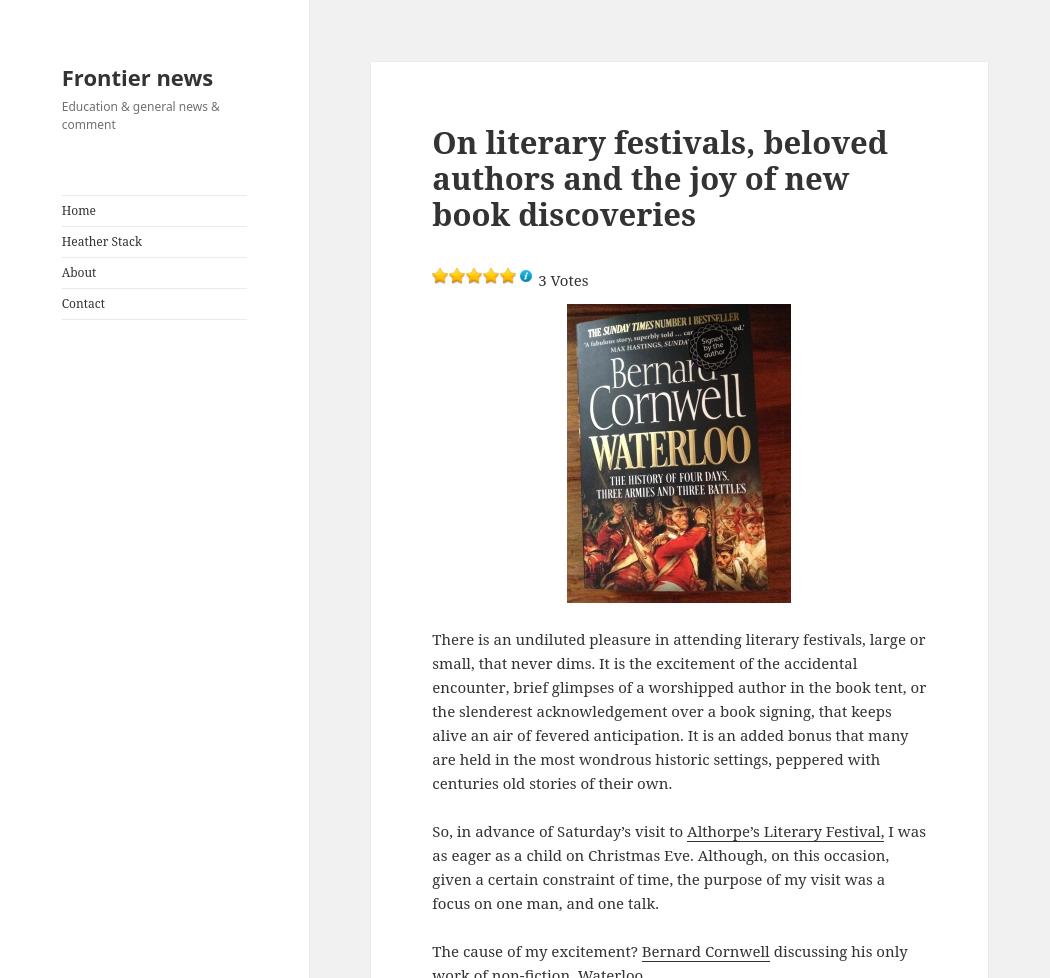 The width and height of the screenshot is (1050, 978). What do you see at coordinates (658, 177) in the screenshot?
I see `'On literary festivals, beloved authors and the joy of new book discoveries'` at bounding box center [658, 177].